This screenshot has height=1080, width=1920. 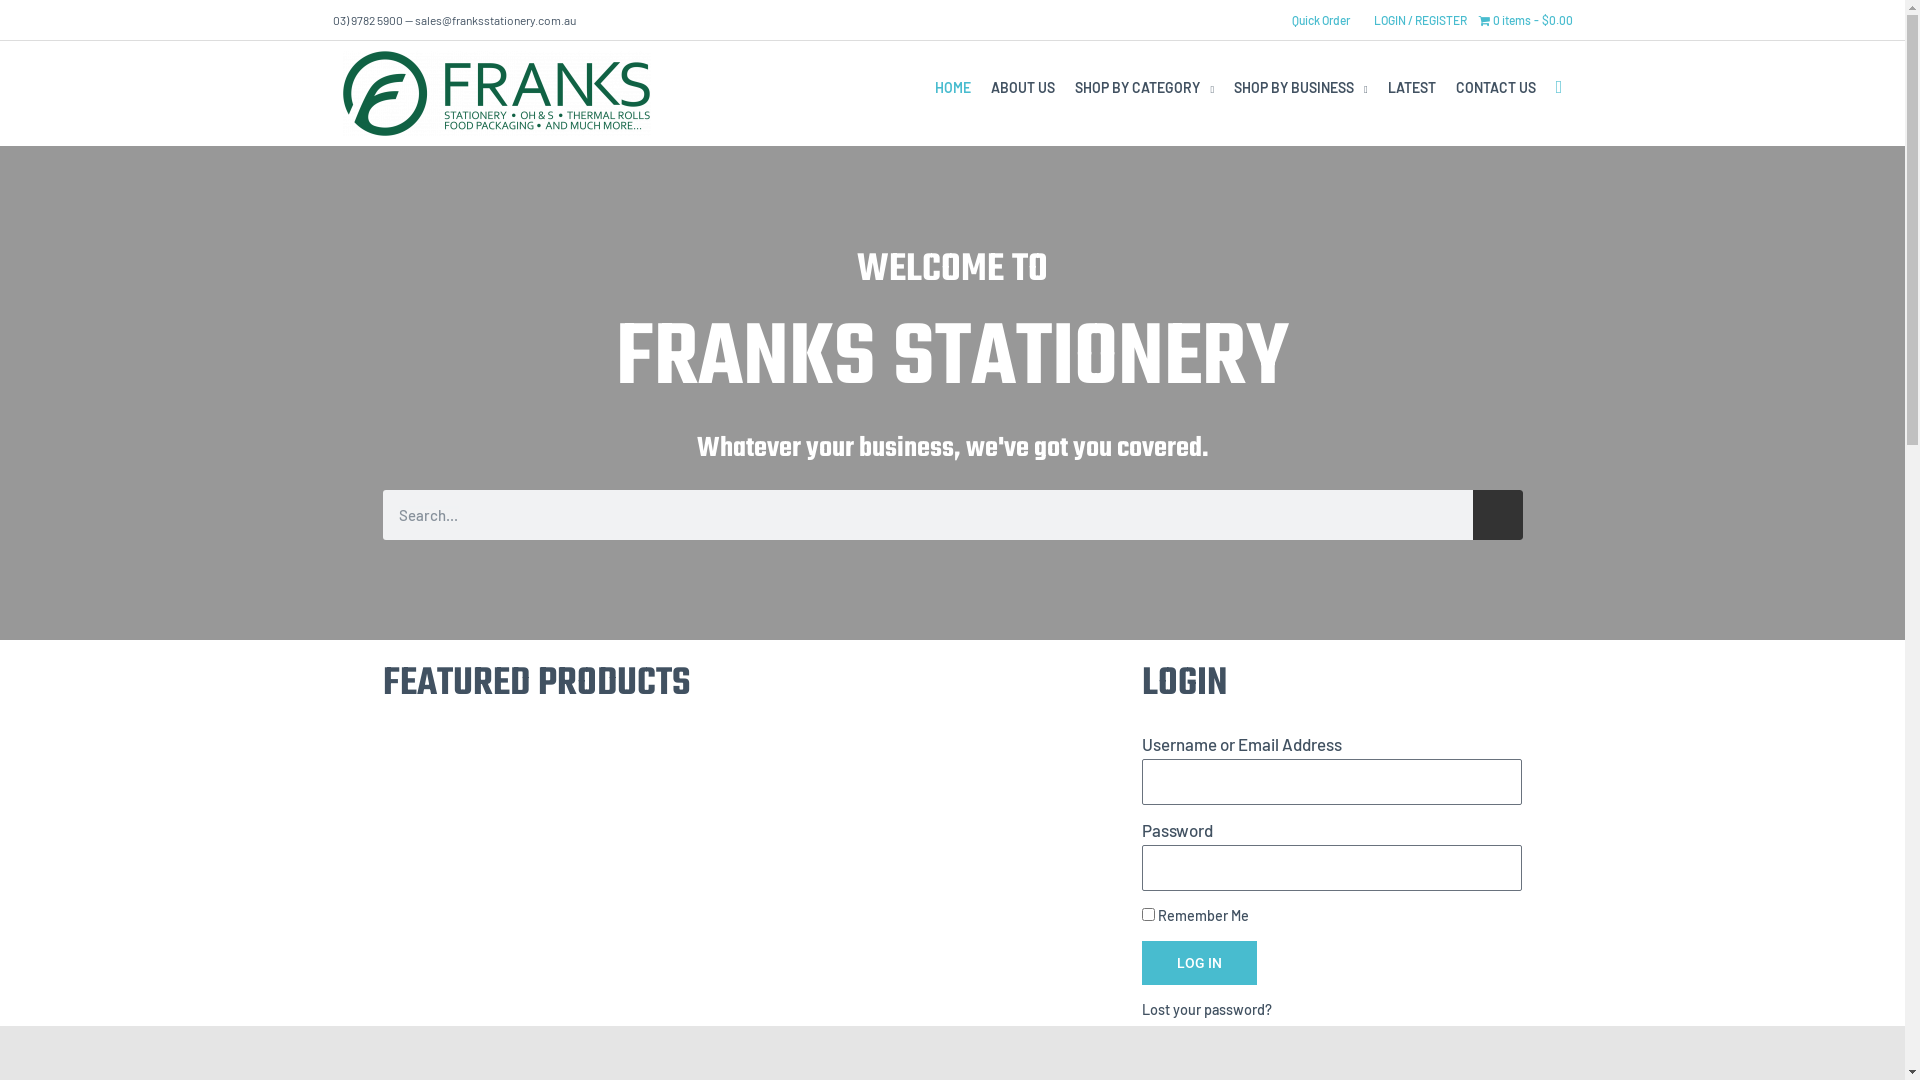 What do you see at coordinates (1300, 87) in the screenshot?
I see `'SHOP BY BUSINESS'` at bounding box center [1300, 87].